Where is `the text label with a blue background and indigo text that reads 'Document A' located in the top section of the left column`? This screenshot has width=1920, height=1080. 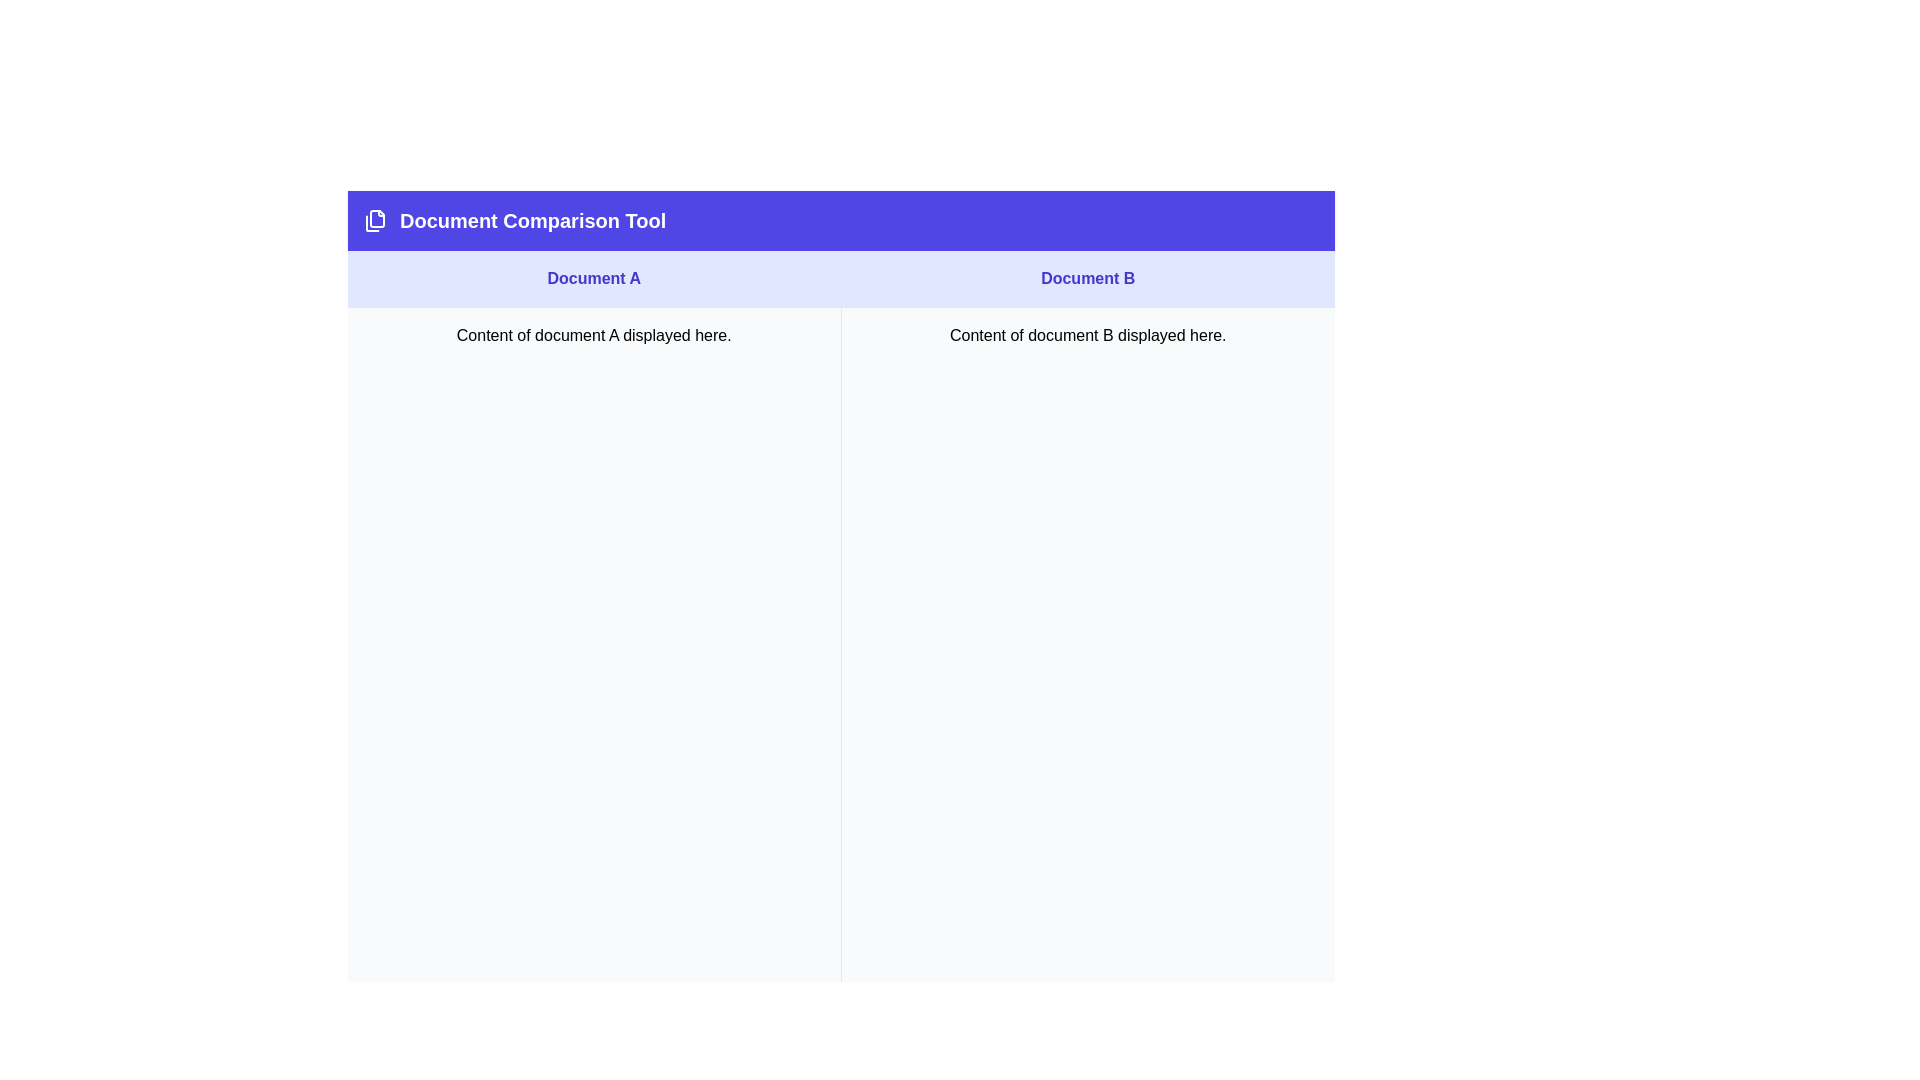
the text label with a blue background and indigo text that reads 'Document A' located in the top section of the left column is located at coordinates (593, 279).